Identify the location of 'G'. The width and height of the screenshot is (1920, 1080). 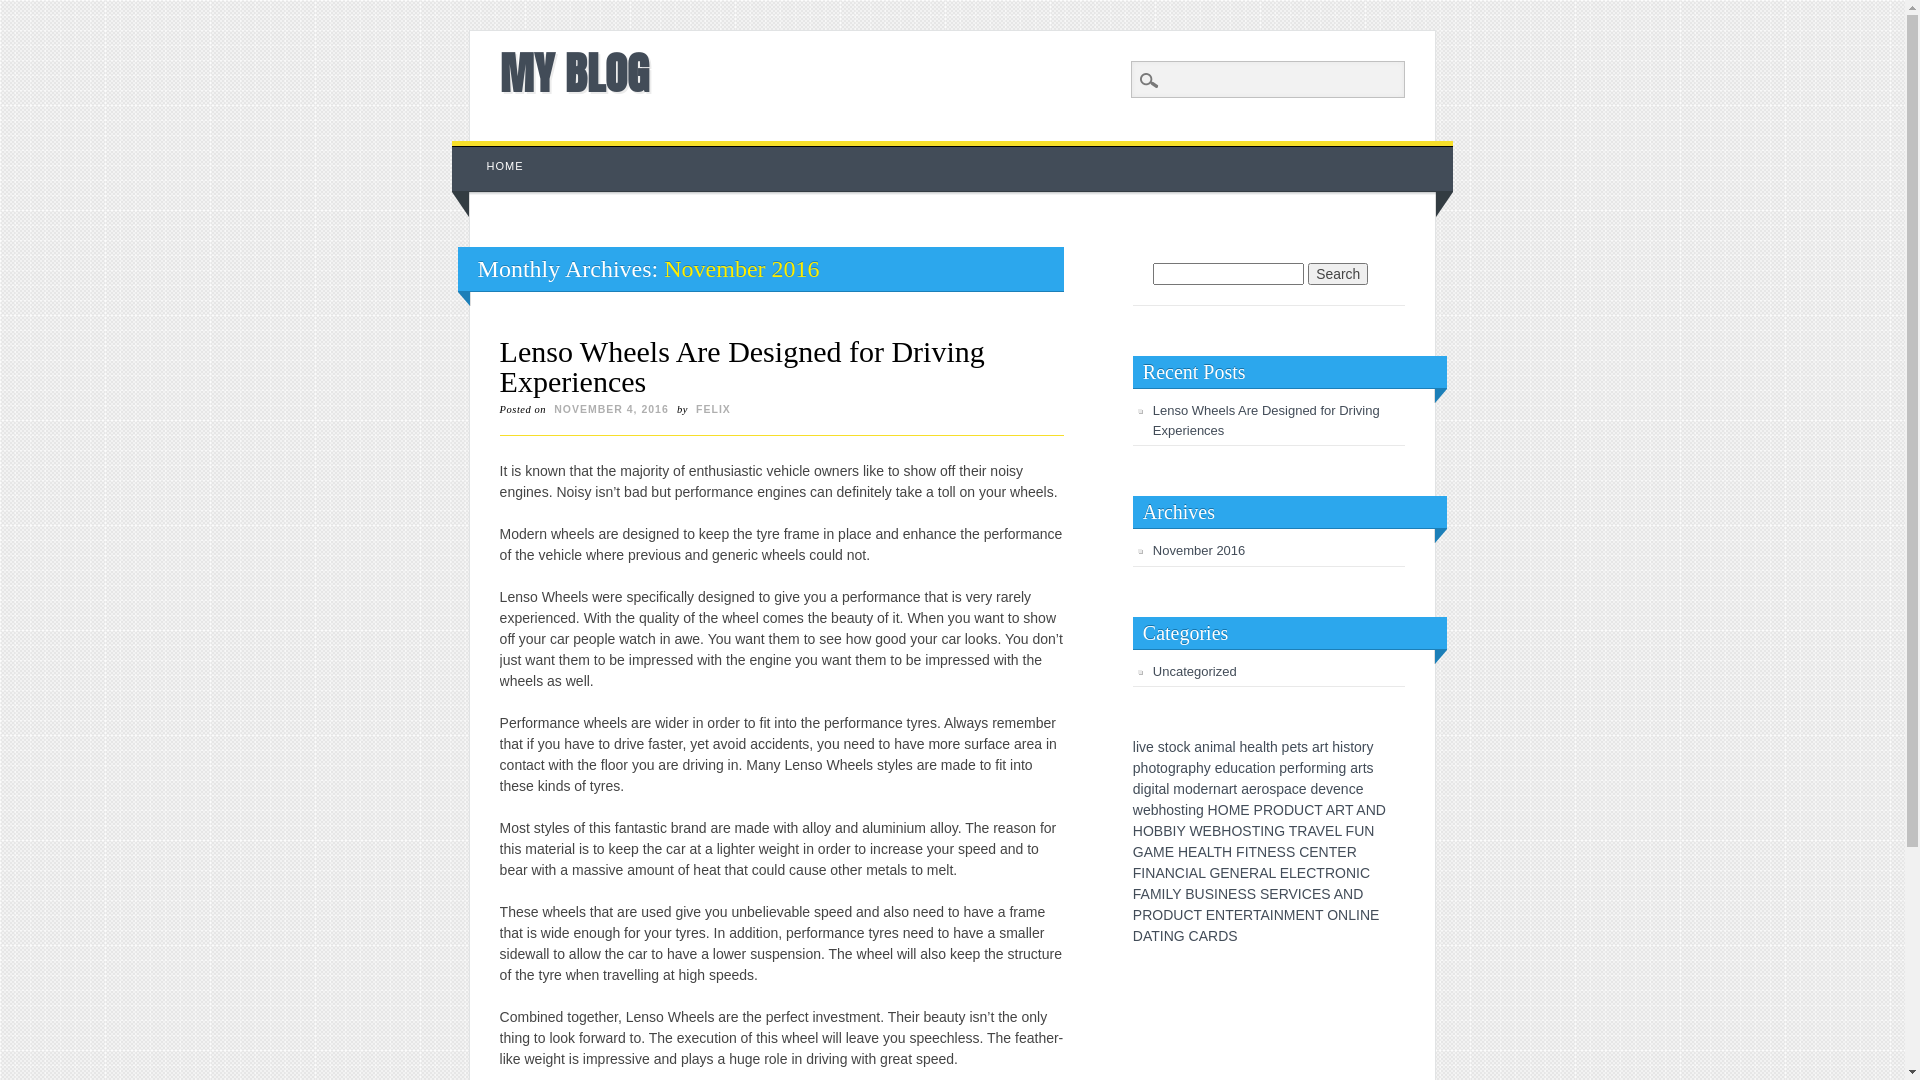
(1179, 936).